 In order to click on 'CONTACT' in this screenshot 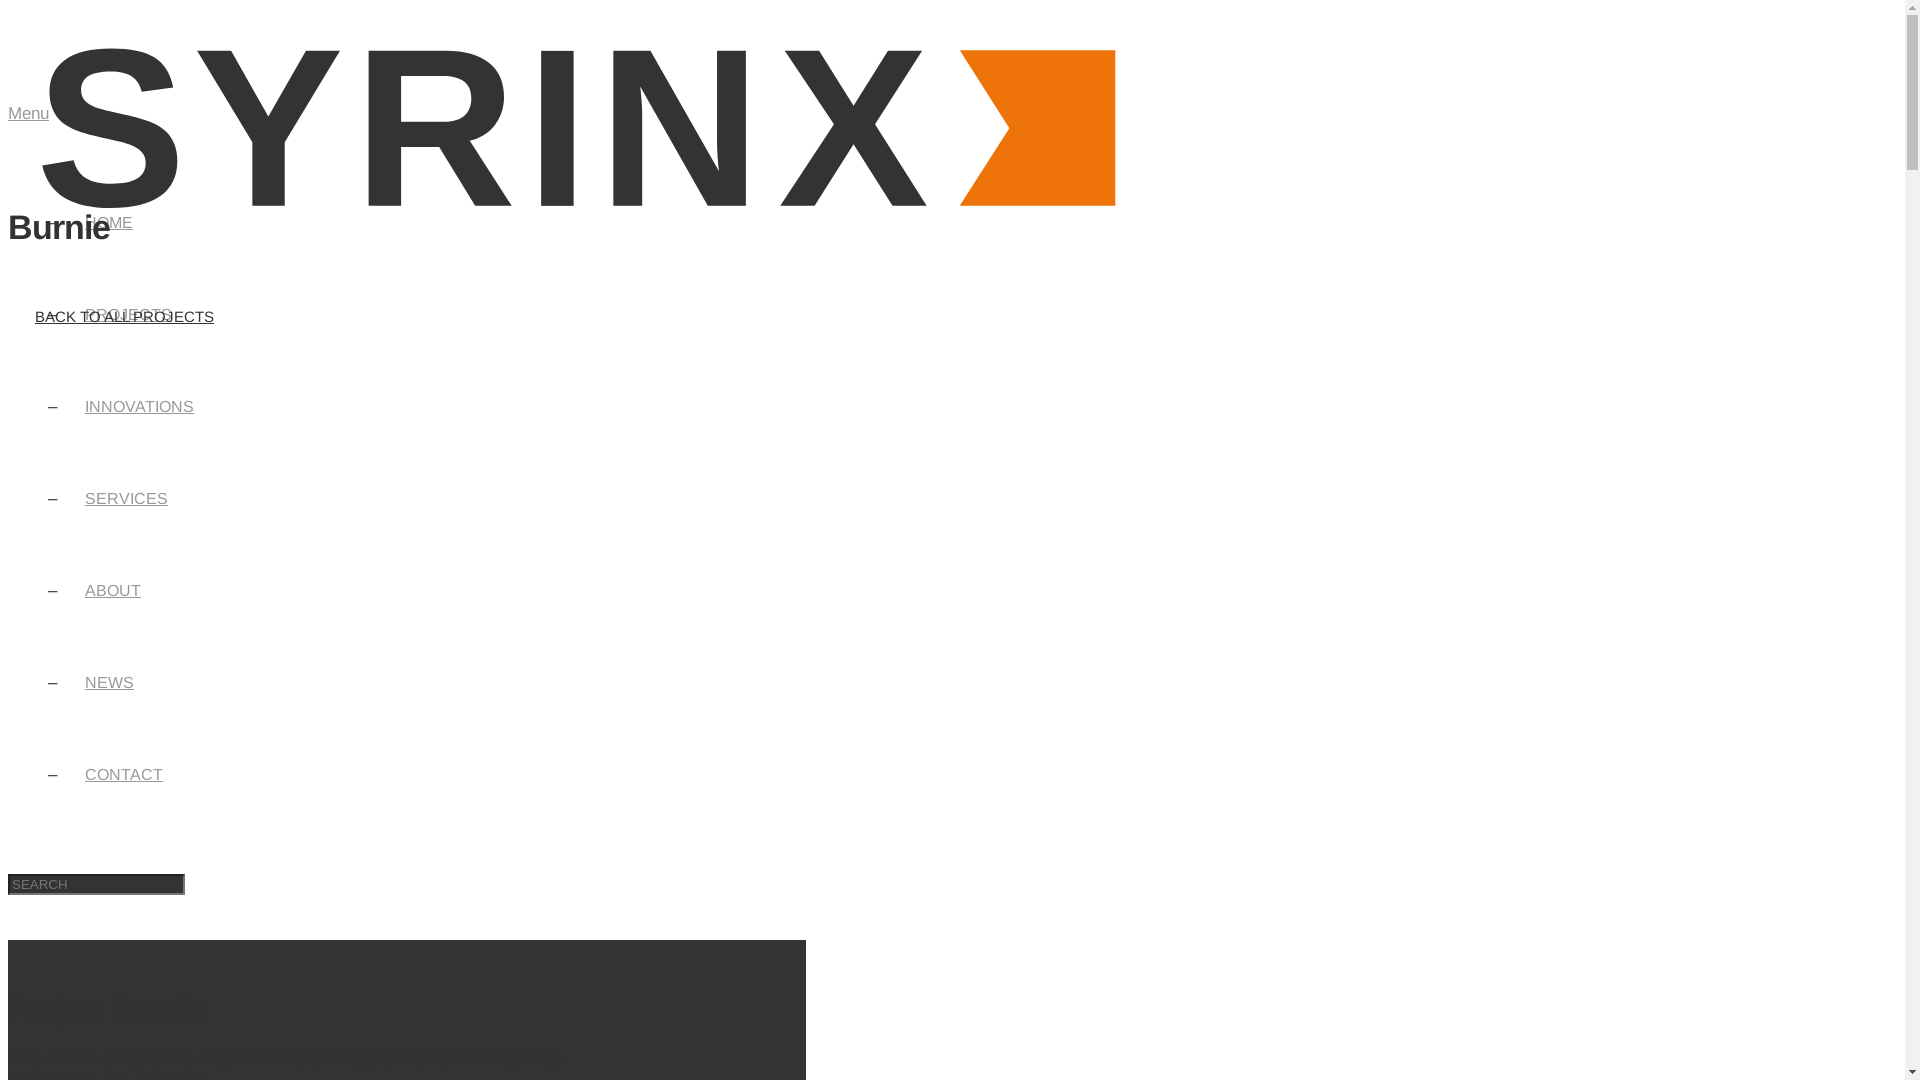, I will do `click(123, 773)`.